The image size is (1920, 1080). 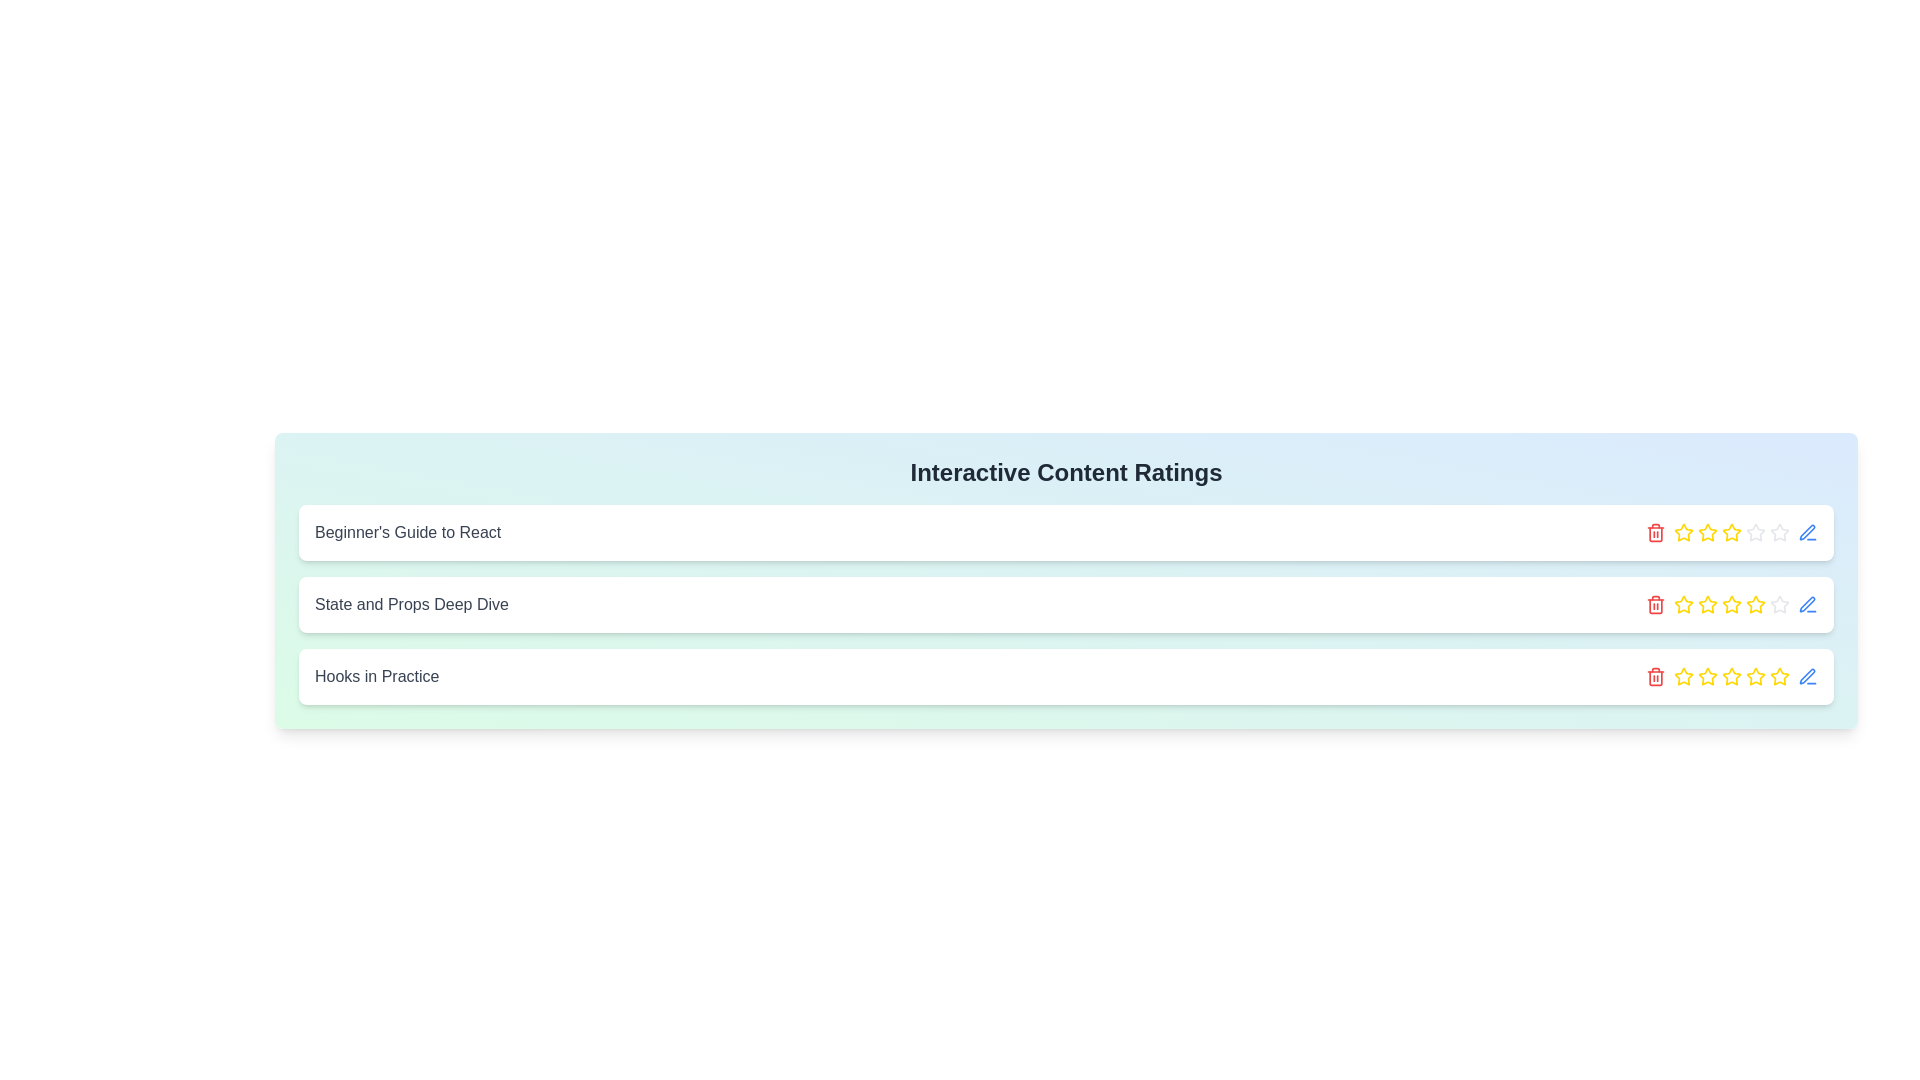 What do you see at coordinates (1731, 603) in the screenshot?
I see `the fifth yellow star icon in the rating system for the item 'Hooks in Practice'` at bounding box center [1731, 603].